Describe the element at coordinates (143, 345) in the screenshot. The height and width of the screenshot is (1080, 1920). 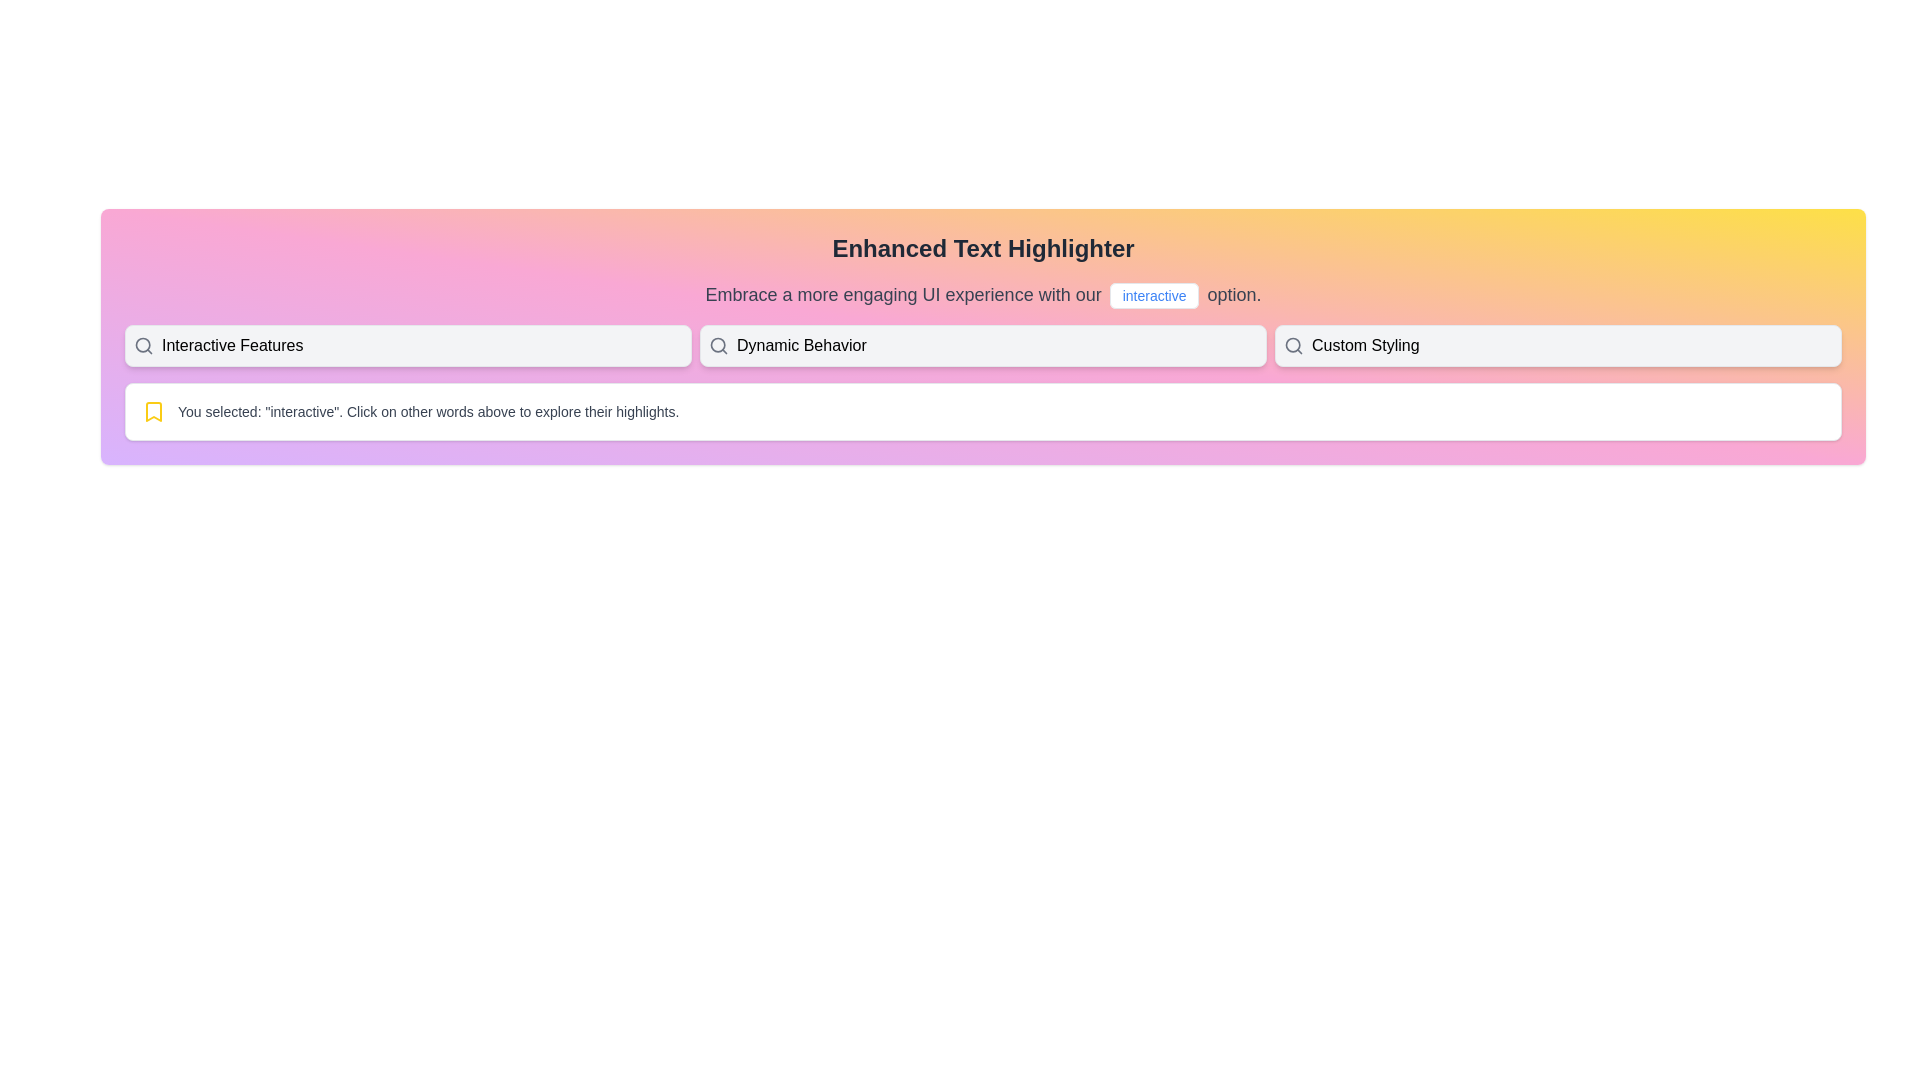
I see `the search icon, which is a light gray magnifying glass located to the left of the 'Interactive Features' text` at that location.